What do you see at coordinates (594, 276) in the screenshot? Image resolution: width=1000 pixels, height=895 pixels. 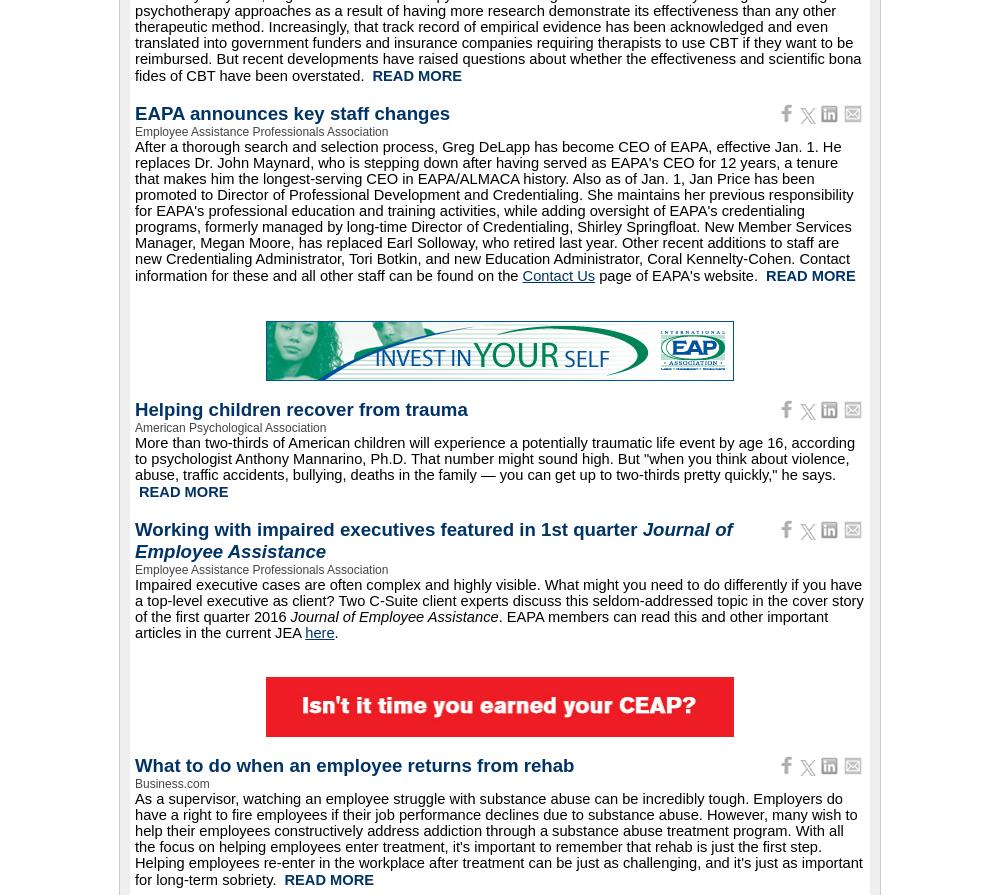 I see `'page of EAPA's website.'` at bounding box center [594, 276].